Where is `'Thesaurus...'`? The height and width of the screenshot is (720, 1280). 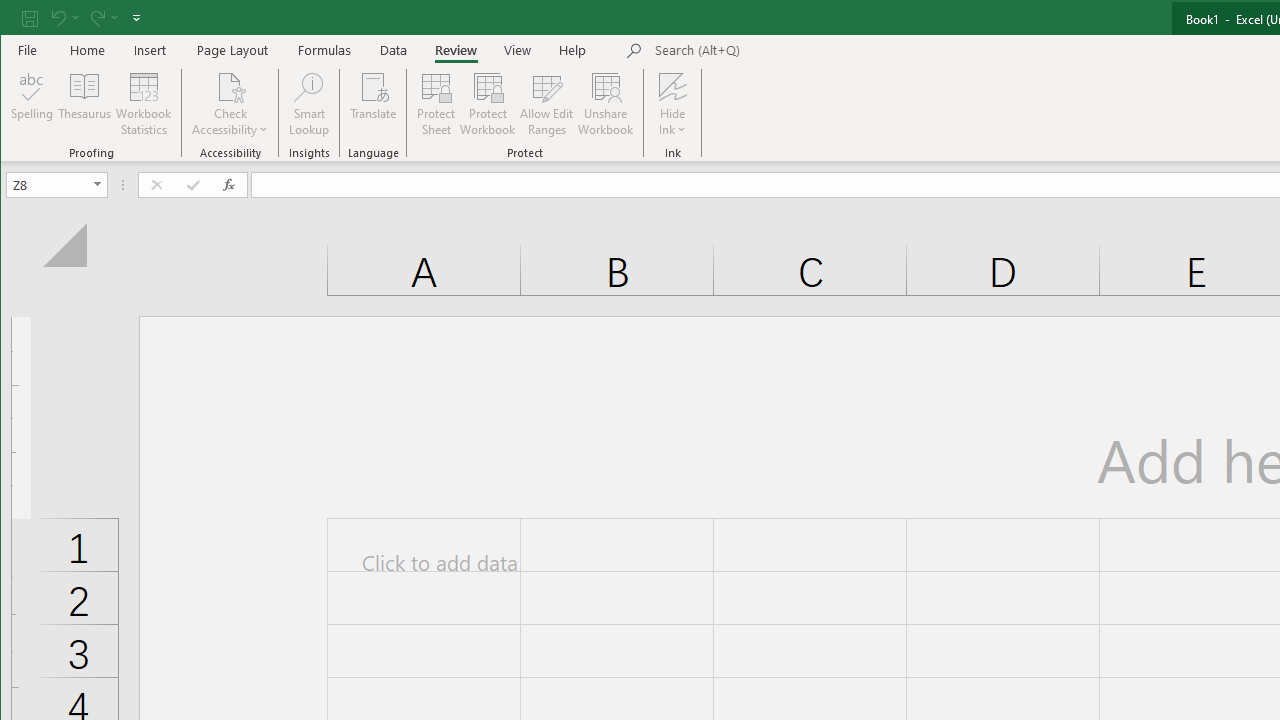 'Thesaurus...' is located at coordinates (84, 104).